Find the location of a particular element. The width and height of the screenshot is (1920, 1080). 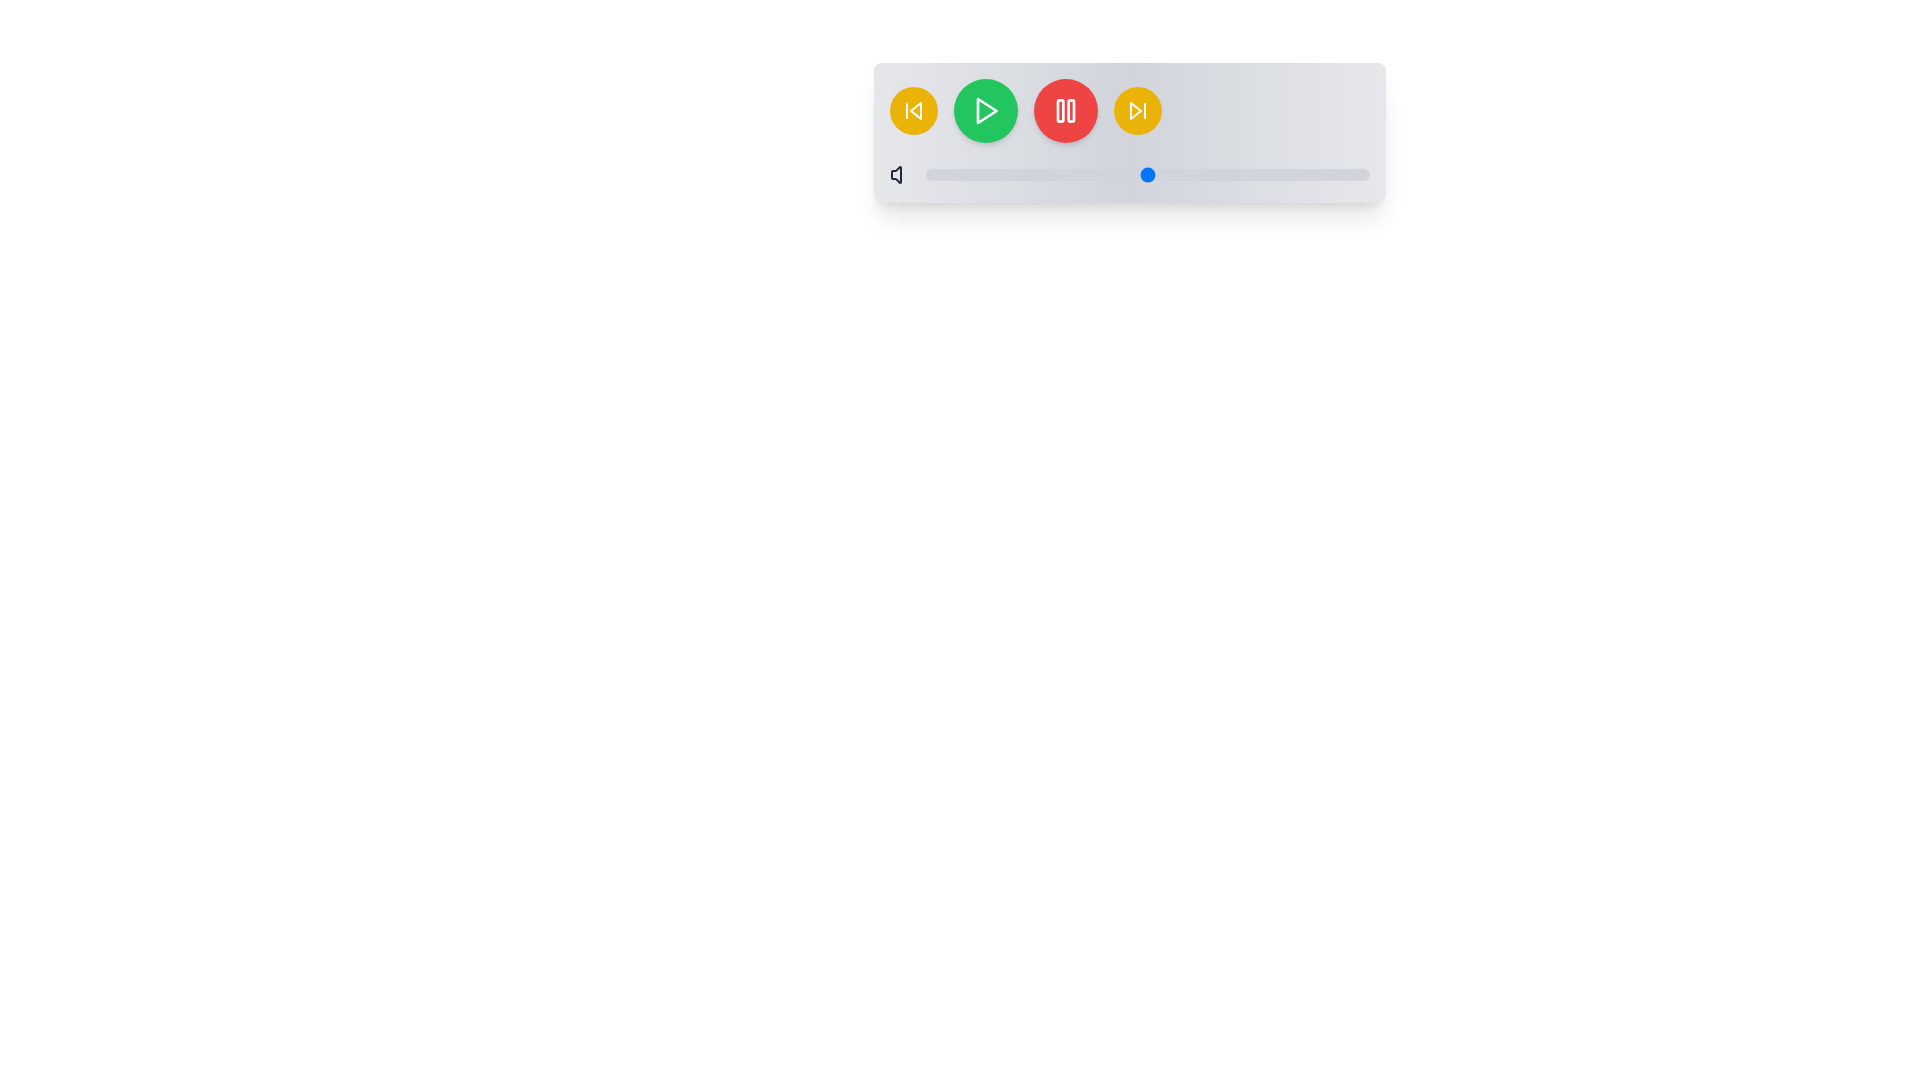

the backward-skip button, which is a white icon with a left-pointing arrow inside a circular yellow button is located at coordinates (912, 111).